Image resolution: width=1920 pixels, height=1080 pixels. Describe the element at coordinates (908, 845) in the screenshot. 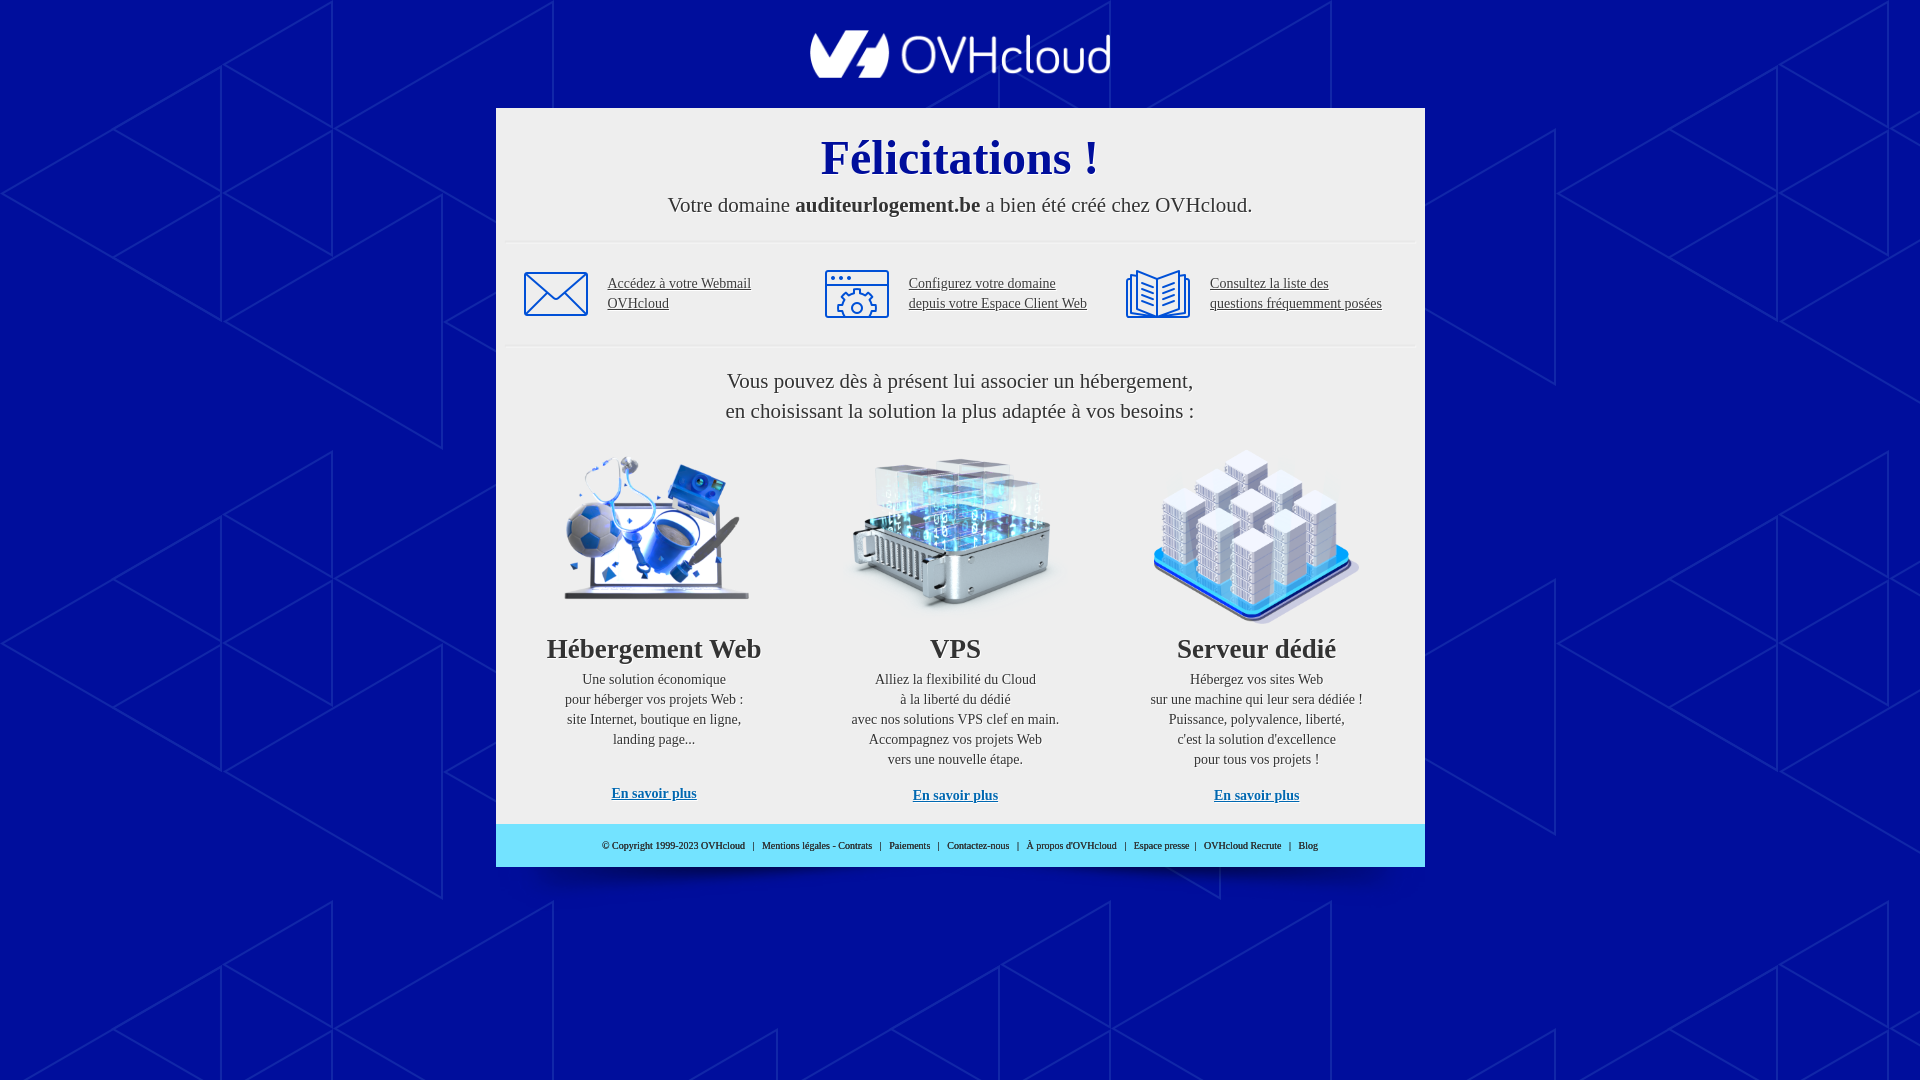

I see `'Paiements'` at that location.